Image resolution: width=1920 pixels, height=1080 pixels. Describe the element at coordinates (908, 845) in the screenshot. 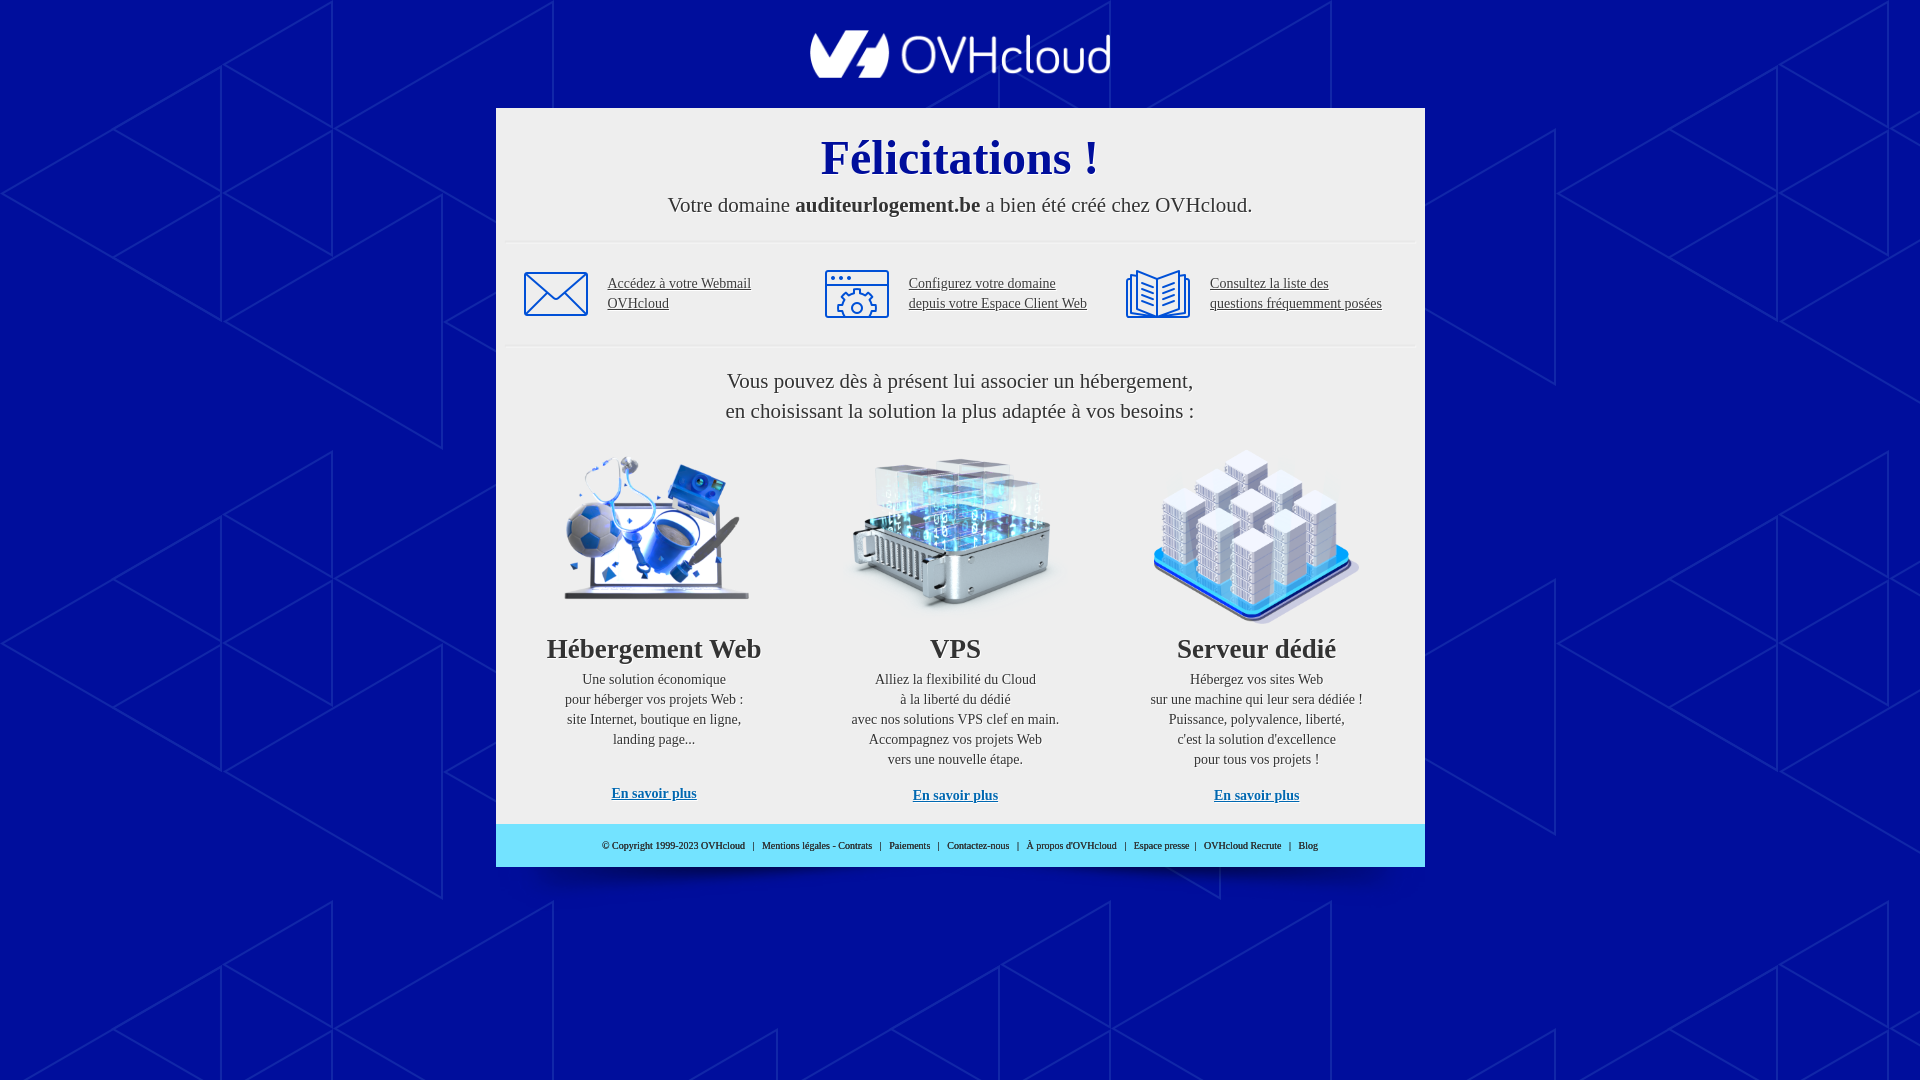

I see `'Paiements'` at that location.